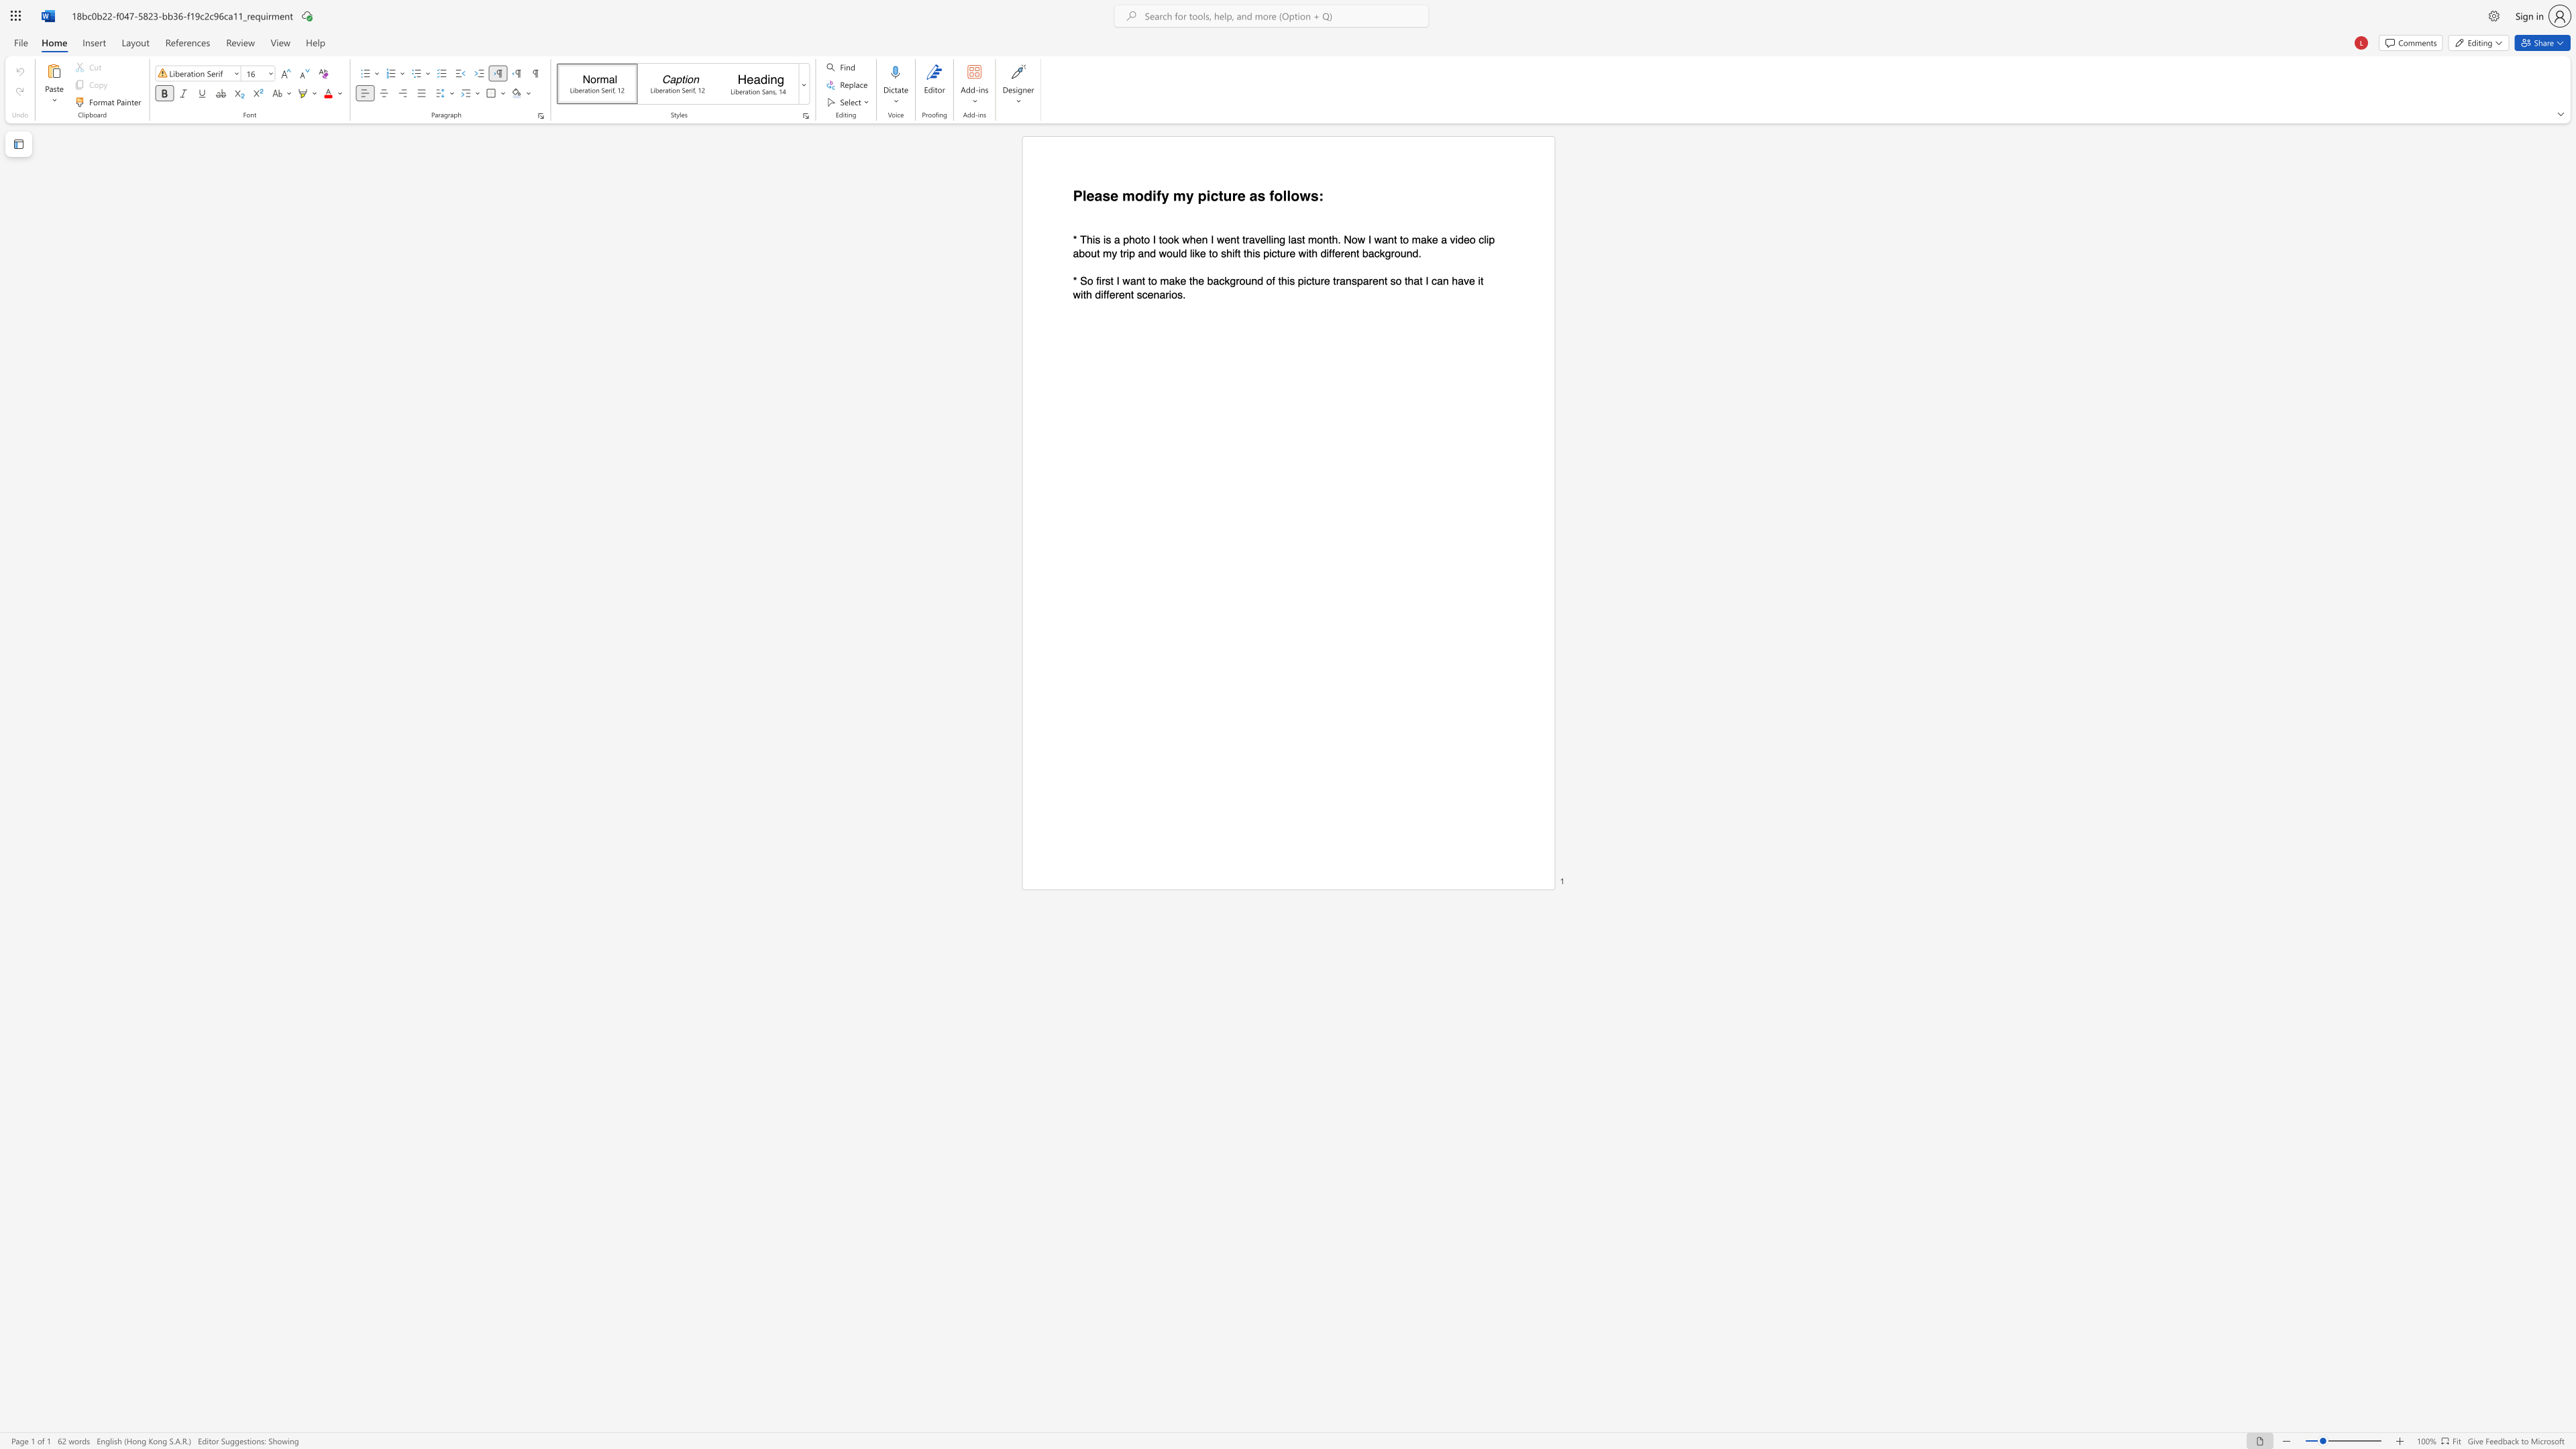  Describe the element at coordinates (1248, 195) in the screenshot. I see `the subset text "as follo" within the text "my picture as follows:"` at that location.